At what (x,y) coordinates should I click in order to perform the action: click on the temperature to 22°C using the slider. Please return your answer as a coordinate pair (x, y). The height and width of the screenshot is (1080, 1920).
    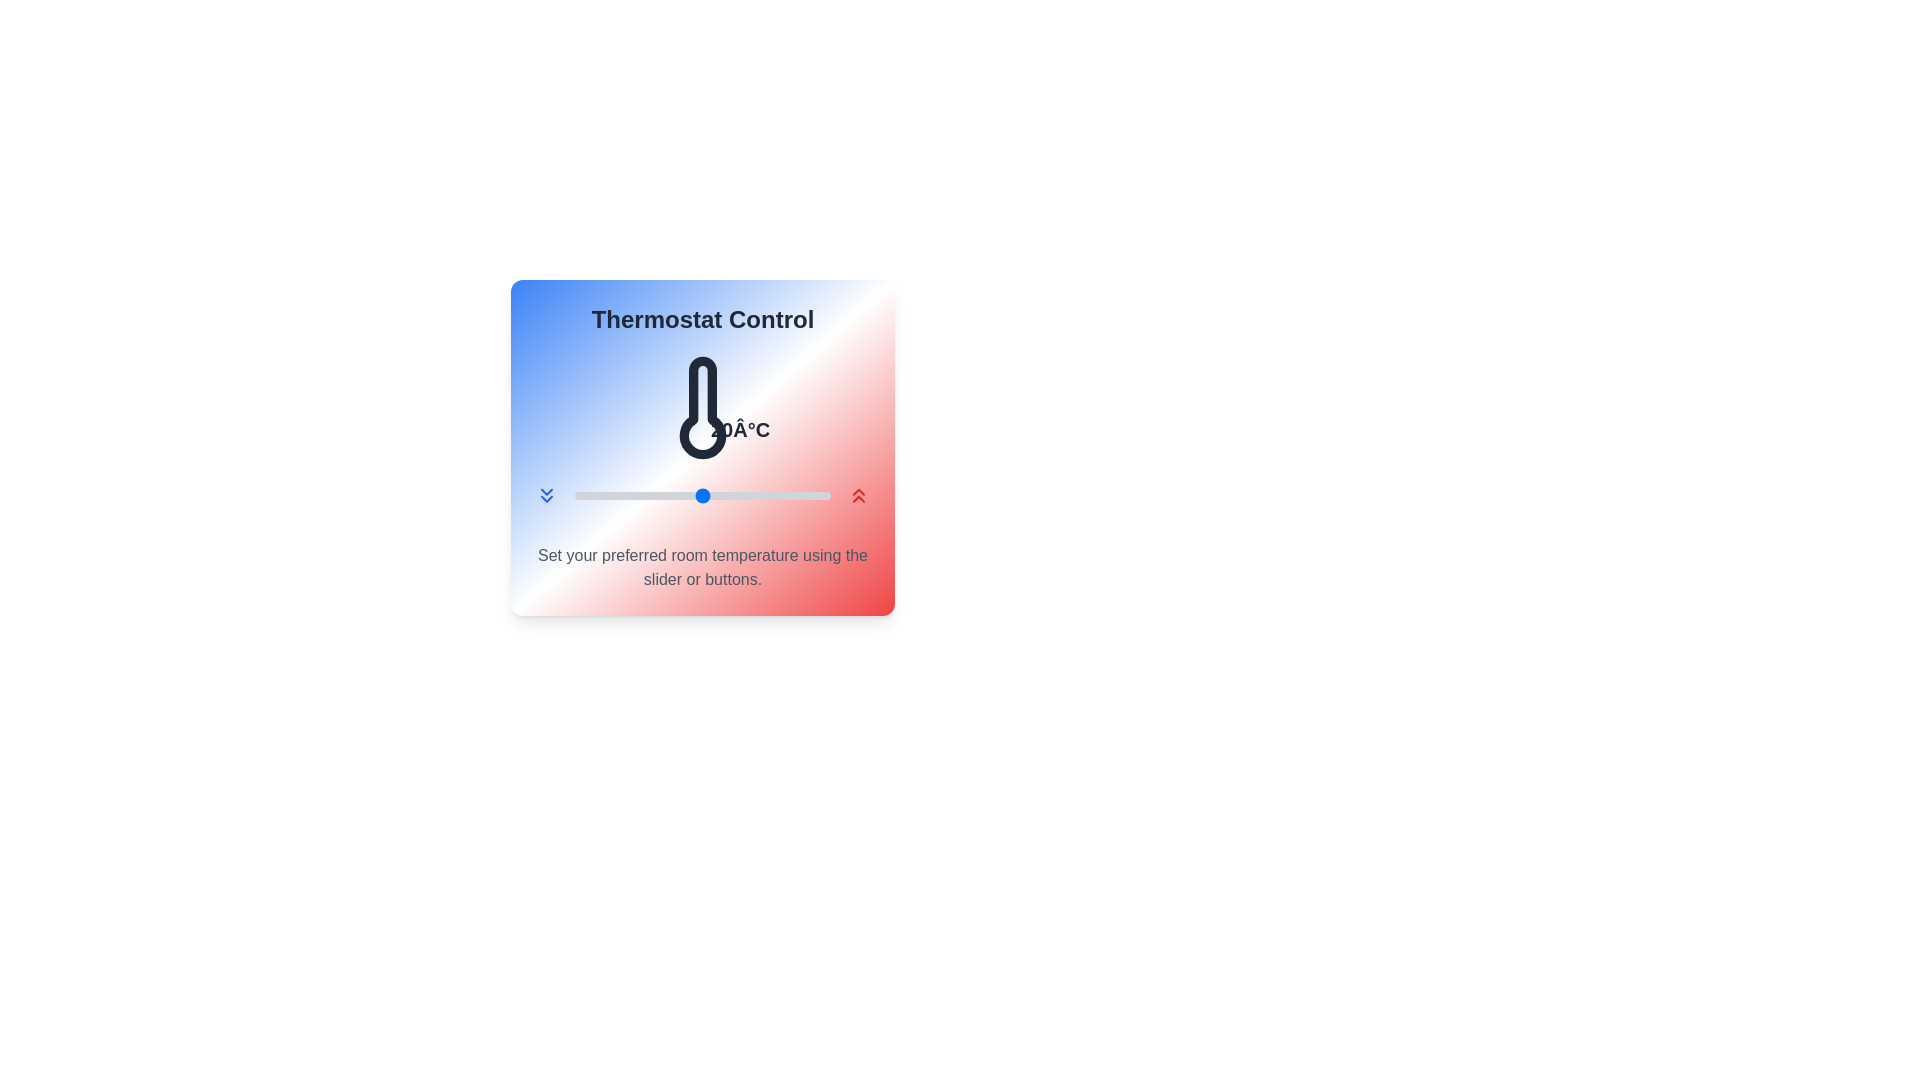
    Looking at the image, I should click on (727, 495).